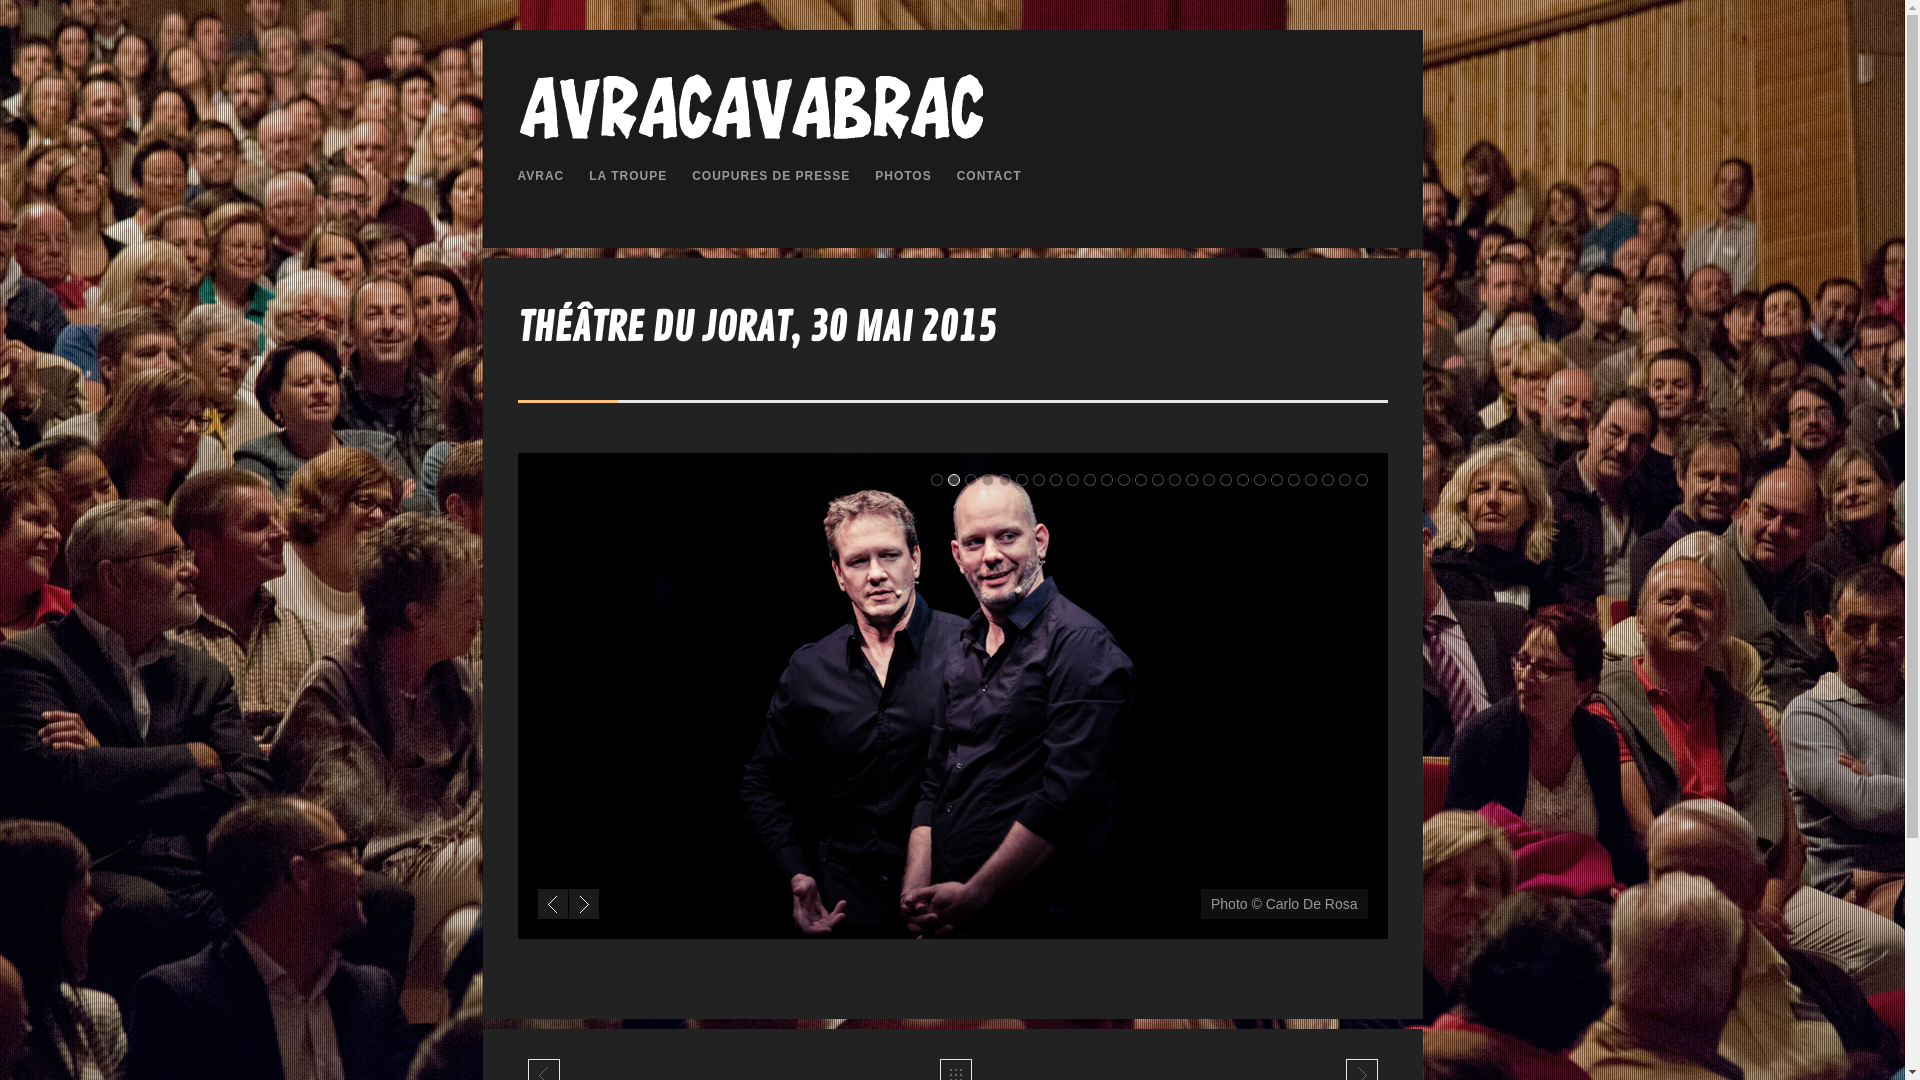  I want to click on '6', so click(1022, 479).